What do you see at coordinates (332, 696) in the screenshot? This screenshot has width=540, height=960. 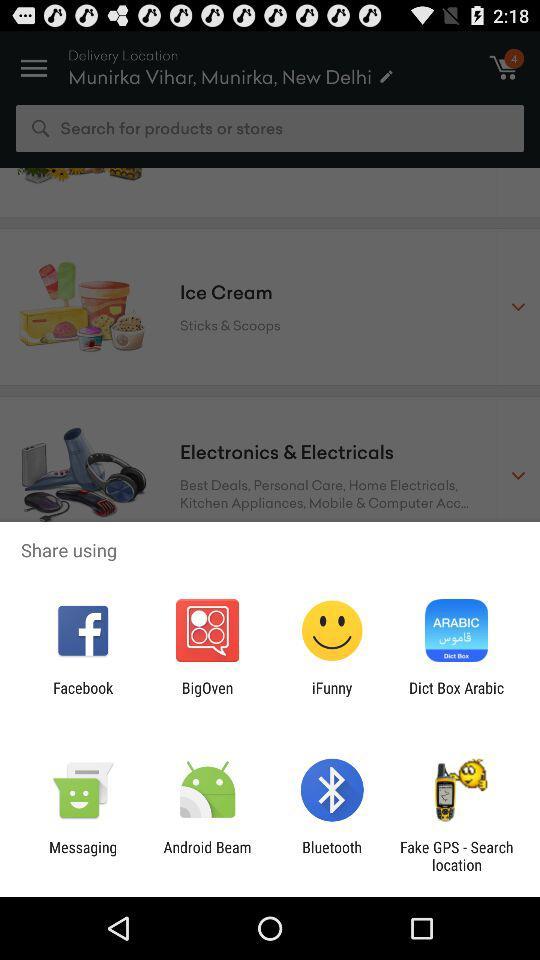 I see `the ifunny item` at bounding box center [332, 696].